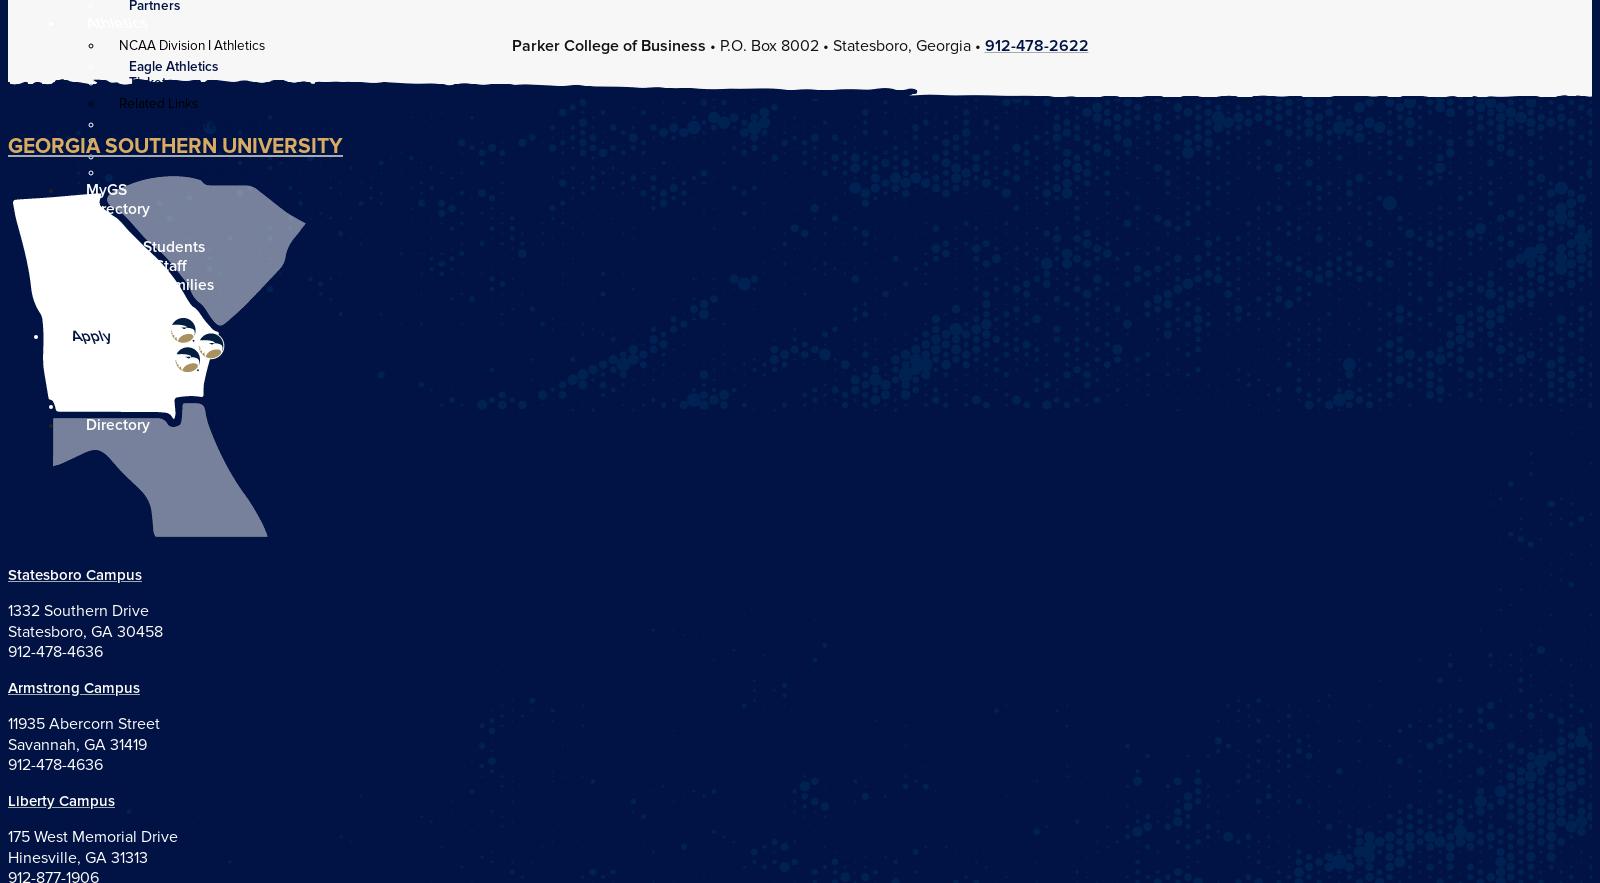 The height and width of the screenshot is (883, 1600). What do you see at coordinates (91, 836) in the screenshot?
I see `'175 West Memorial Drive'` at bounding box center [91, 836].